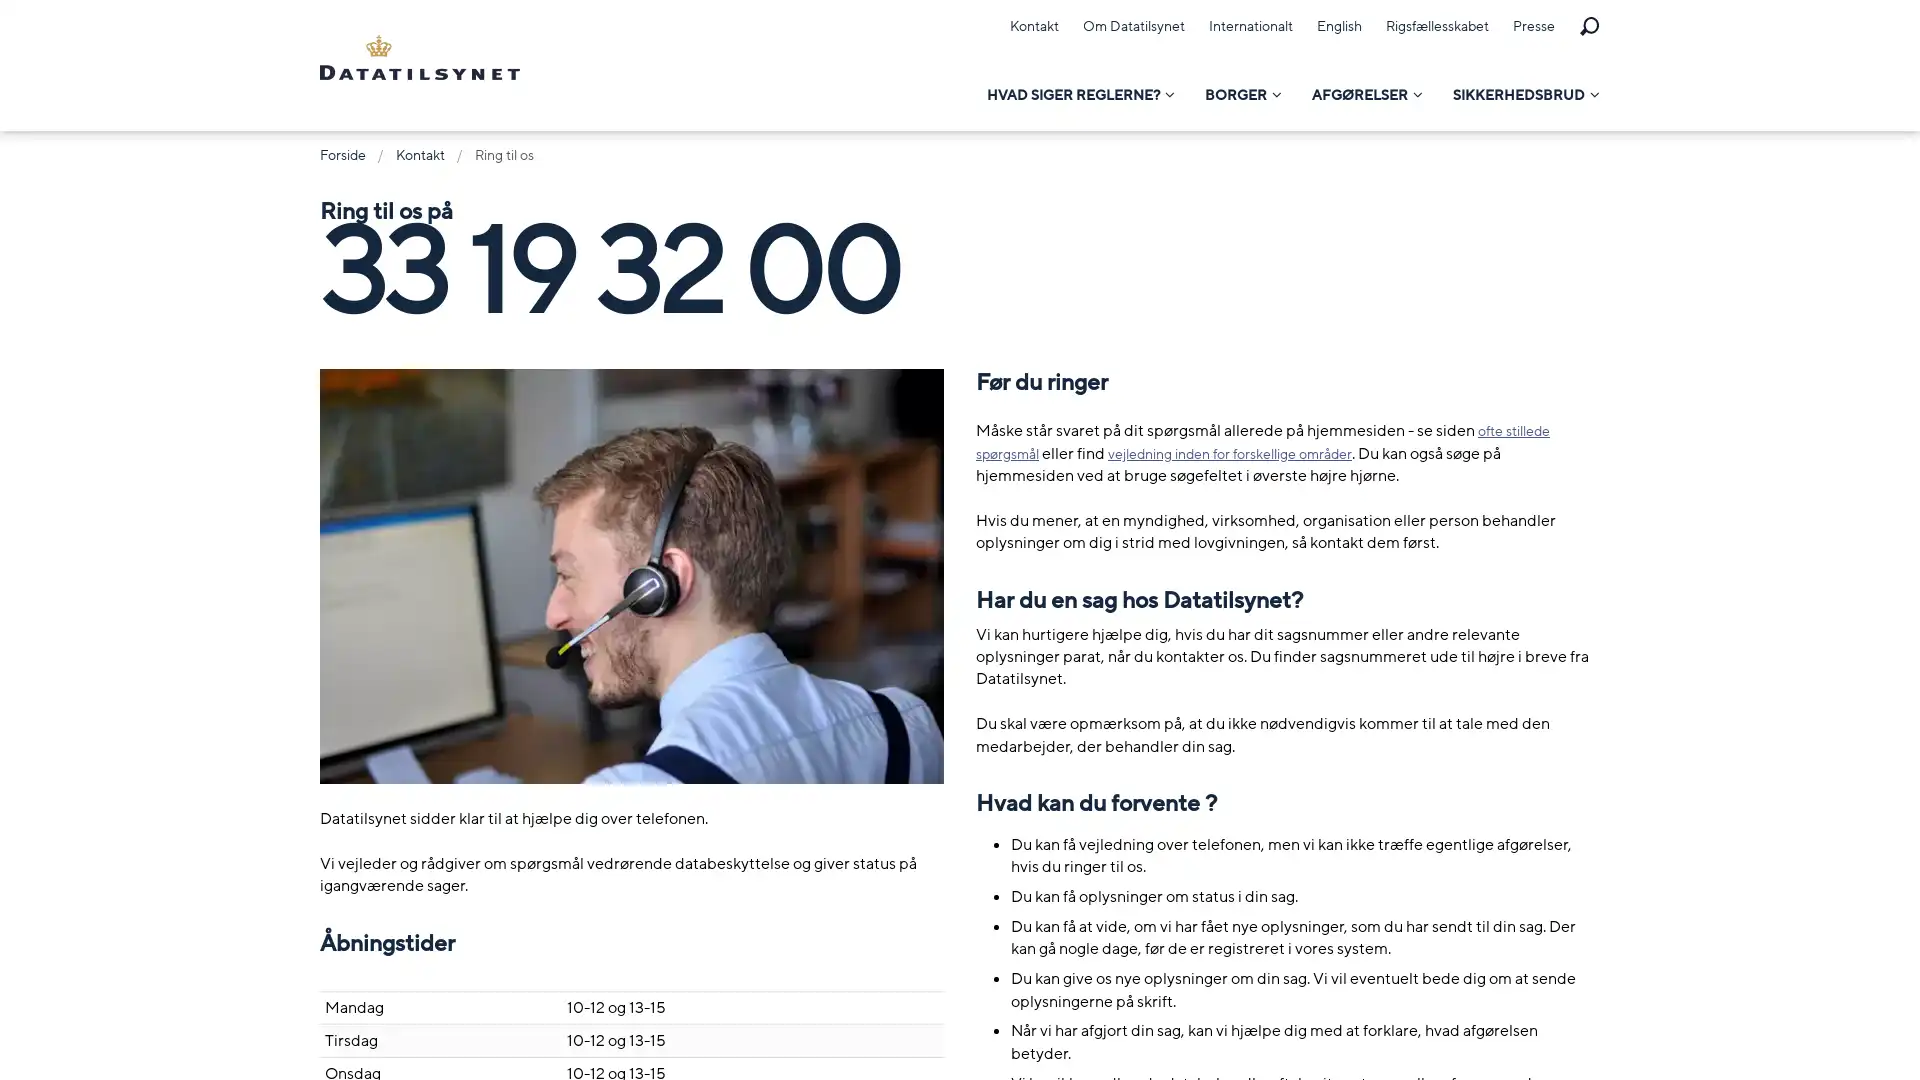  What do you see at coordinates (1587, 27) in the screenshot?
I see `Fold sgefelt ud` at bounding box center [1587, 27].